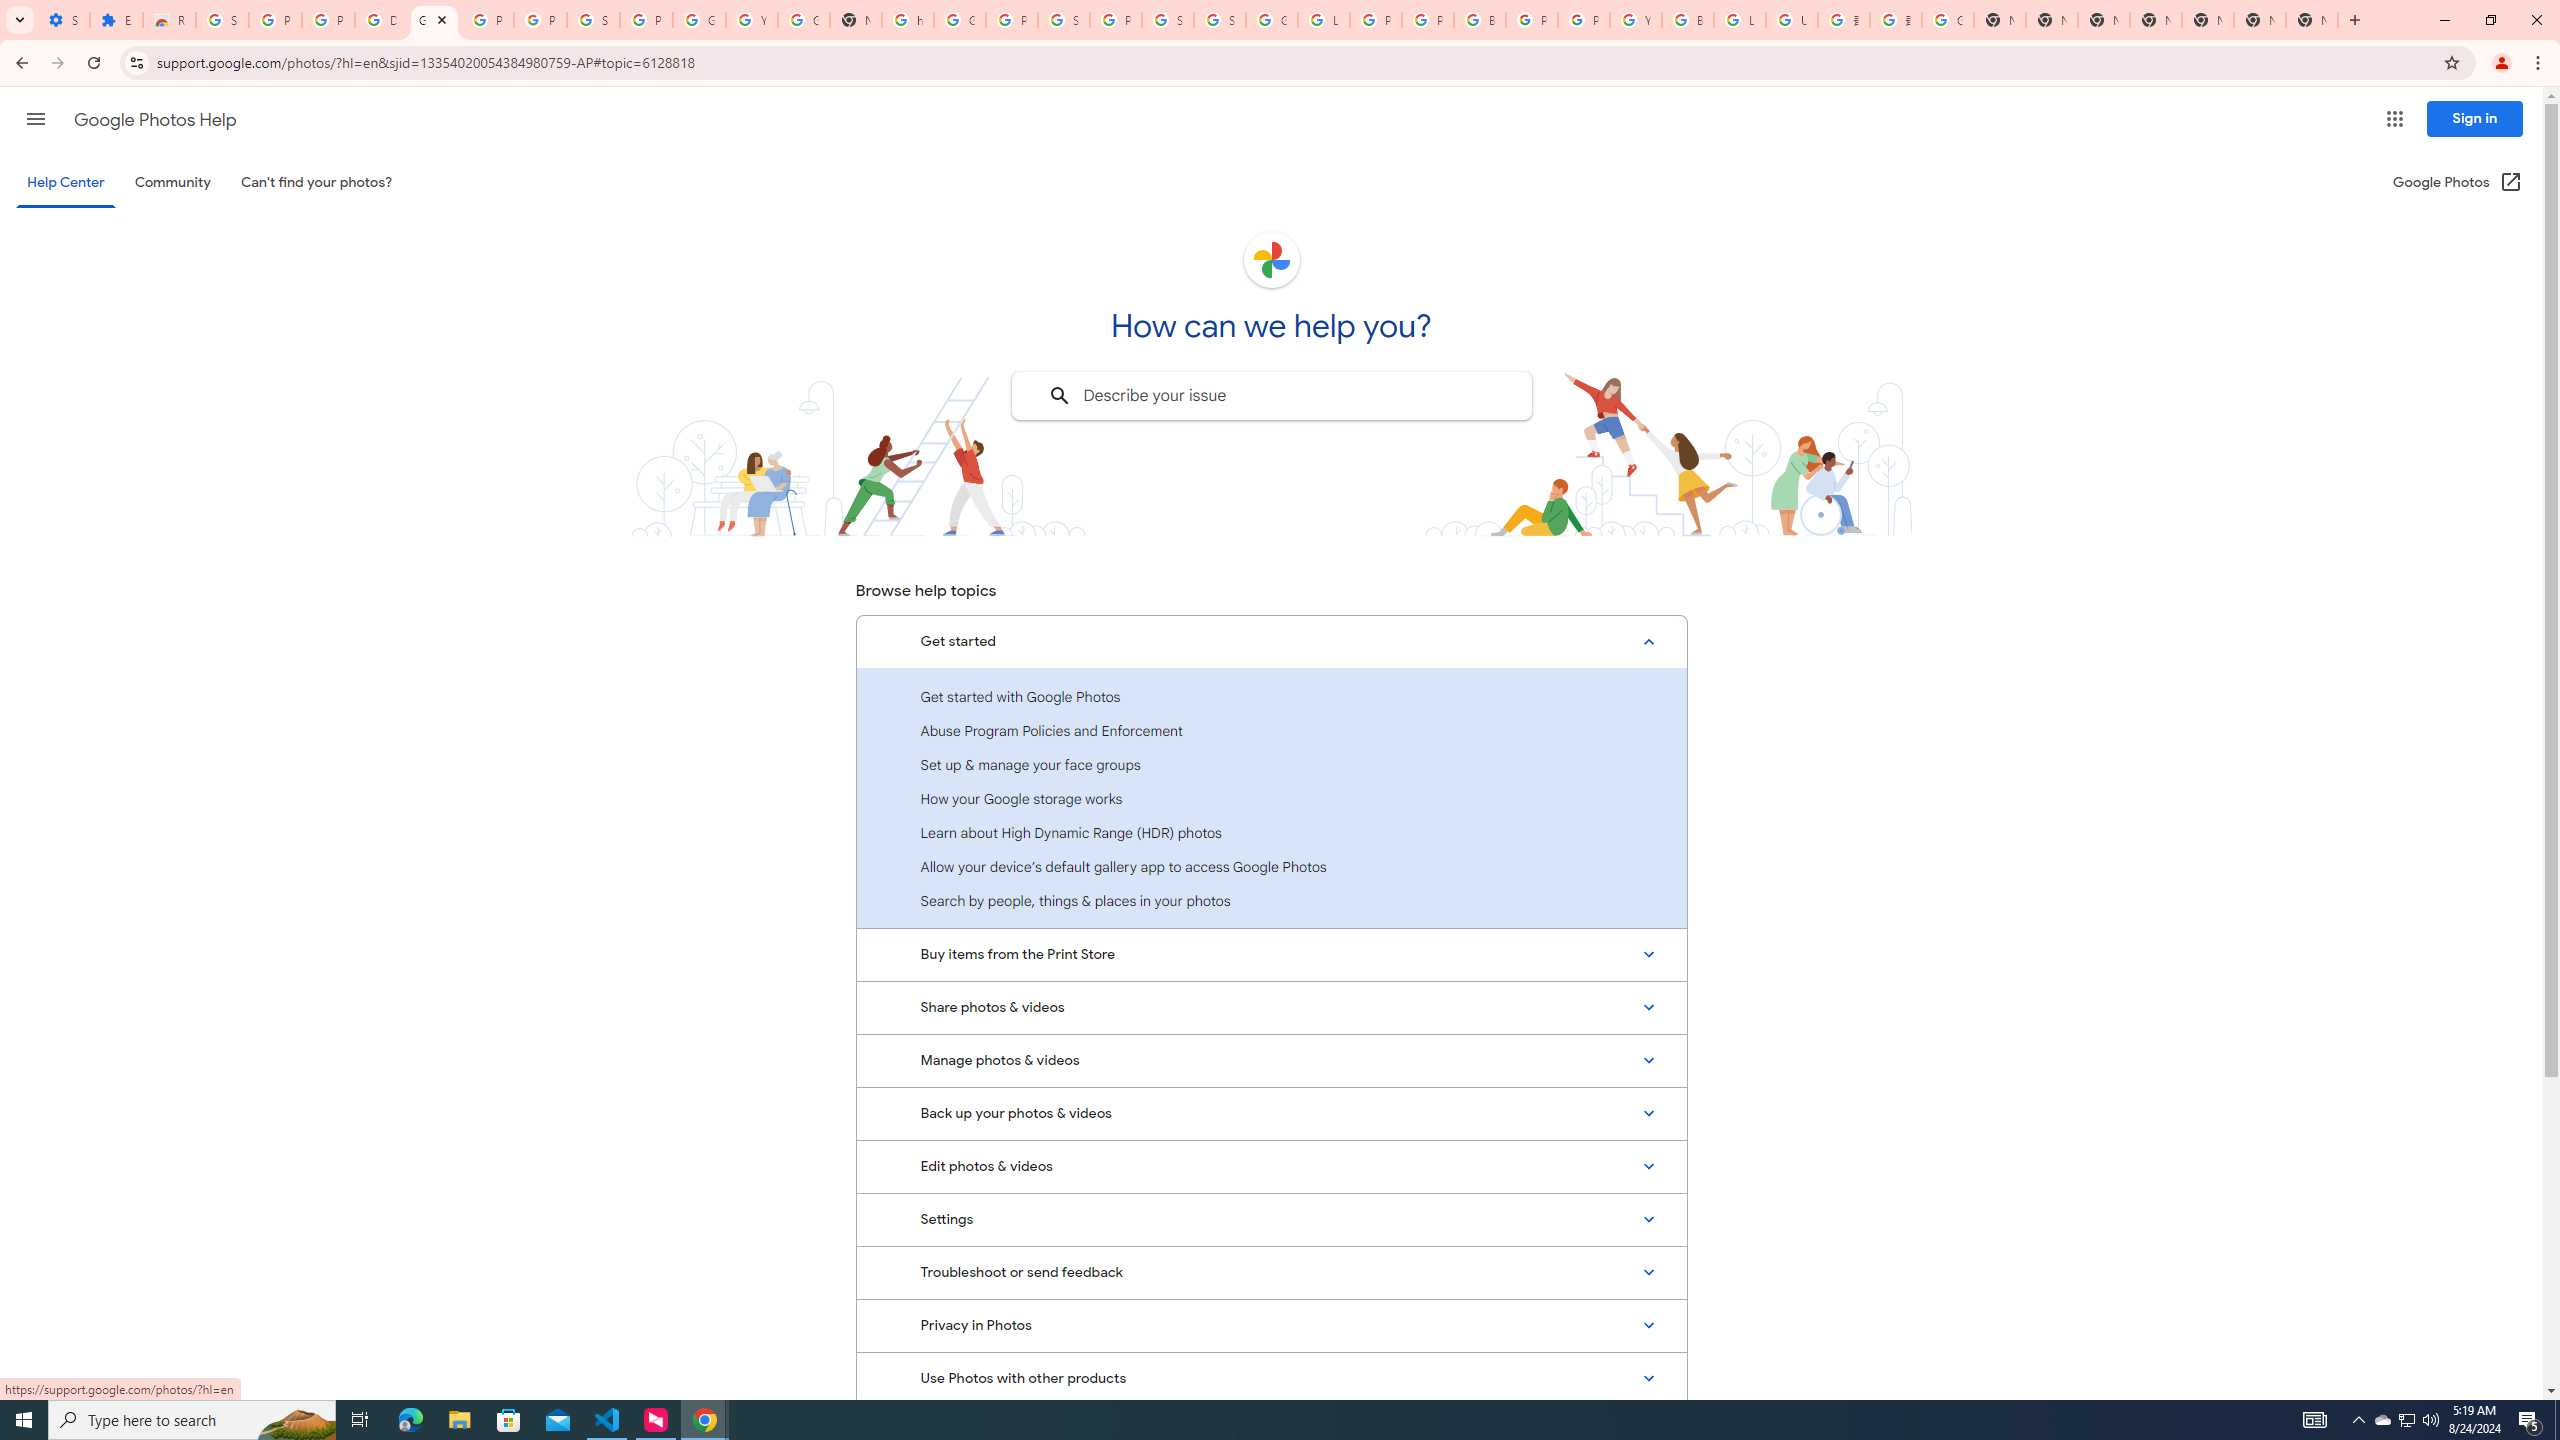  Describe the element at coordinates (2457, 181) in the screenshot. I see `'Google Photos (Open in a new window)'` at that location.